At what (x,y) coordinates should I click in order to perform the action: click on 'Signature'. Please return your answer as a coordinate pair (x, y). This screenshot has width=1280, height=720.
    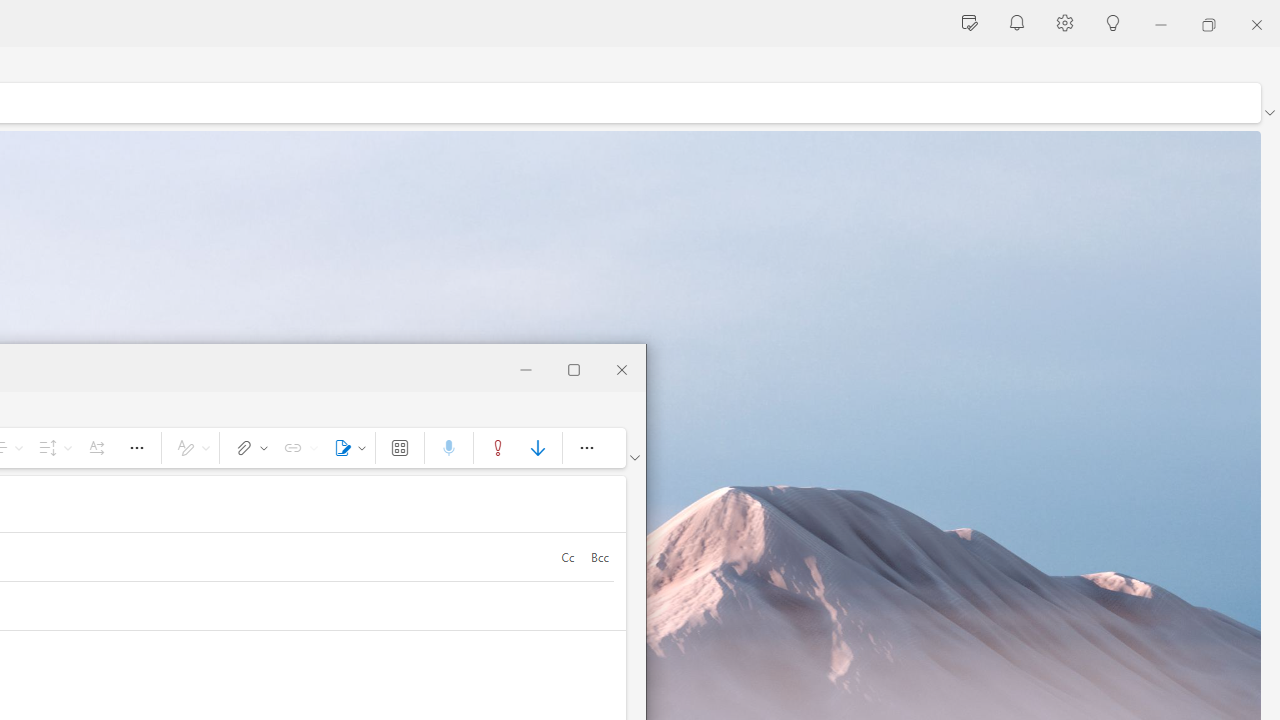
    Looking at the image, I should click on (346, 446).